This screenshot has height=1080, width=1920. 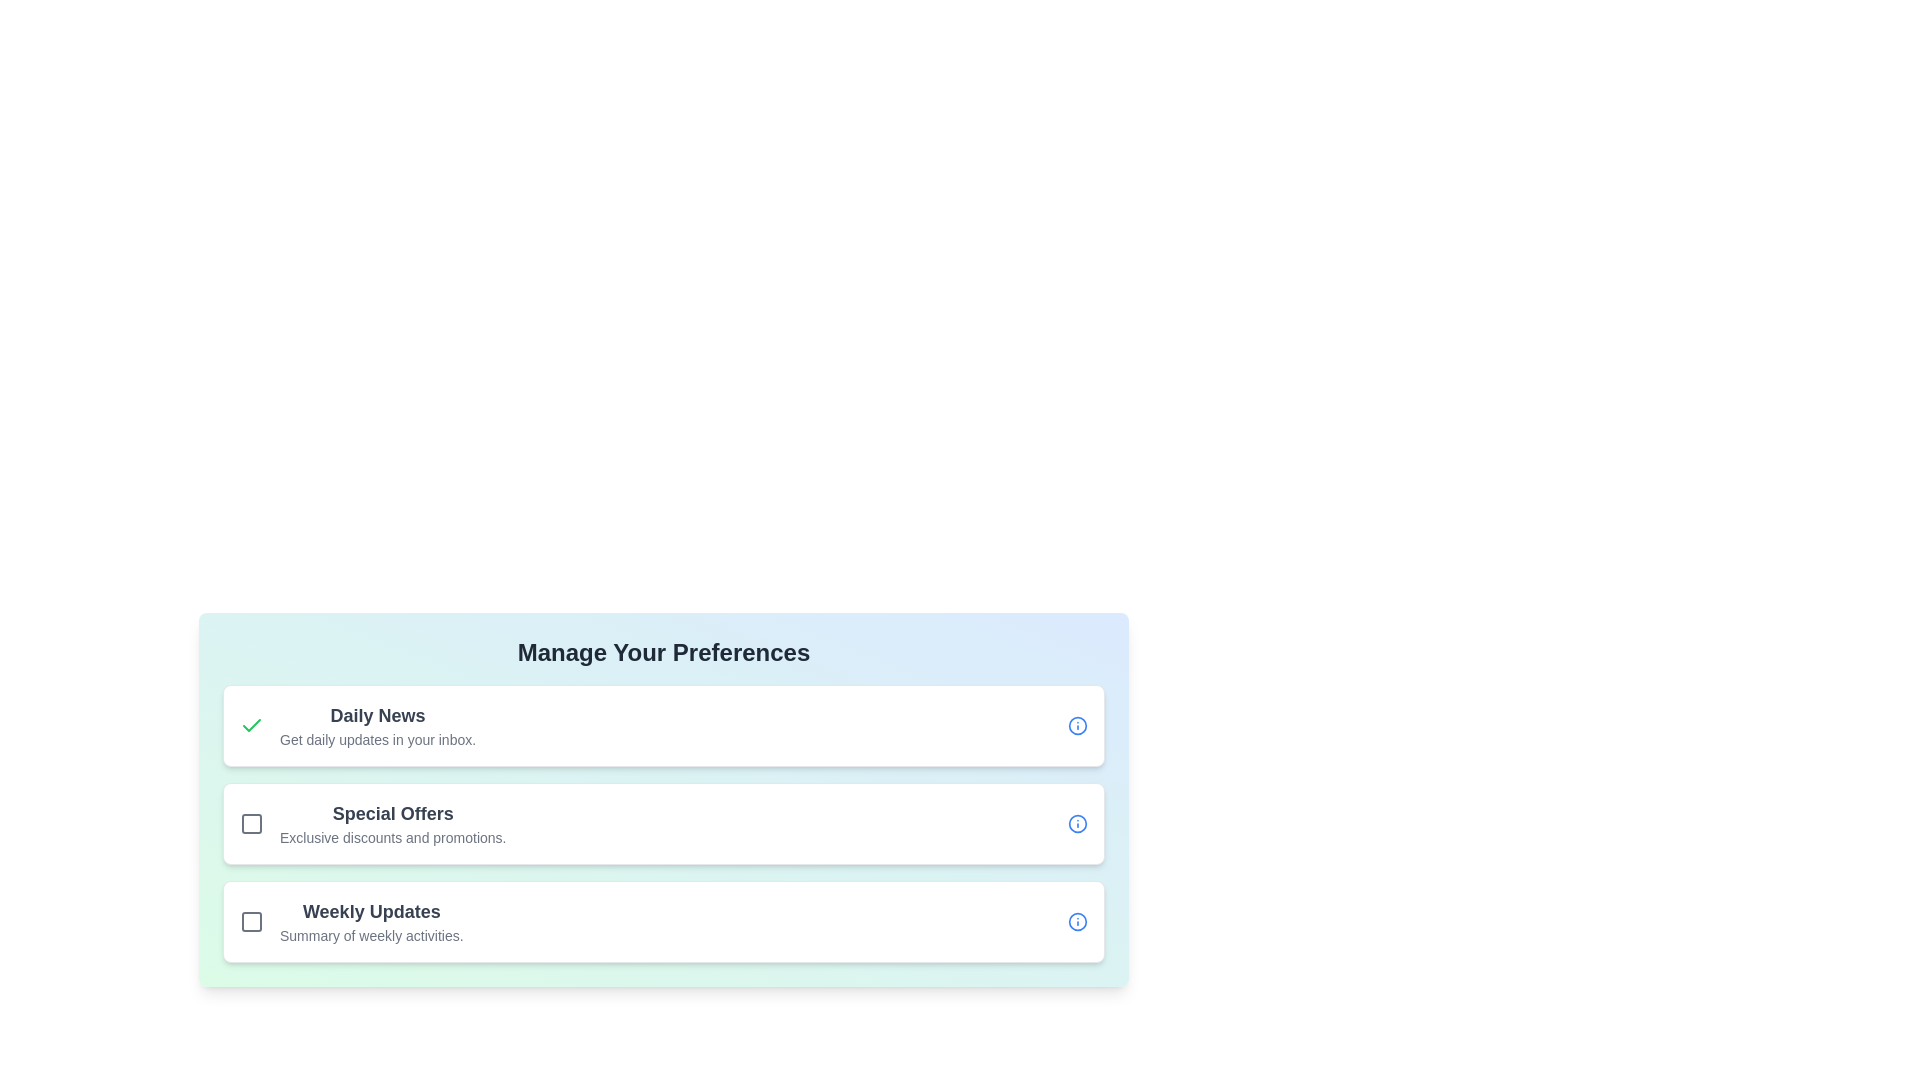 I want to click on text block displaying 'Daily News' and the supporting information 'Get daily updates in your inbox.' which is centrally aligned and positioned at the top of its group in the three-option list view, so click(x=378, y=725).